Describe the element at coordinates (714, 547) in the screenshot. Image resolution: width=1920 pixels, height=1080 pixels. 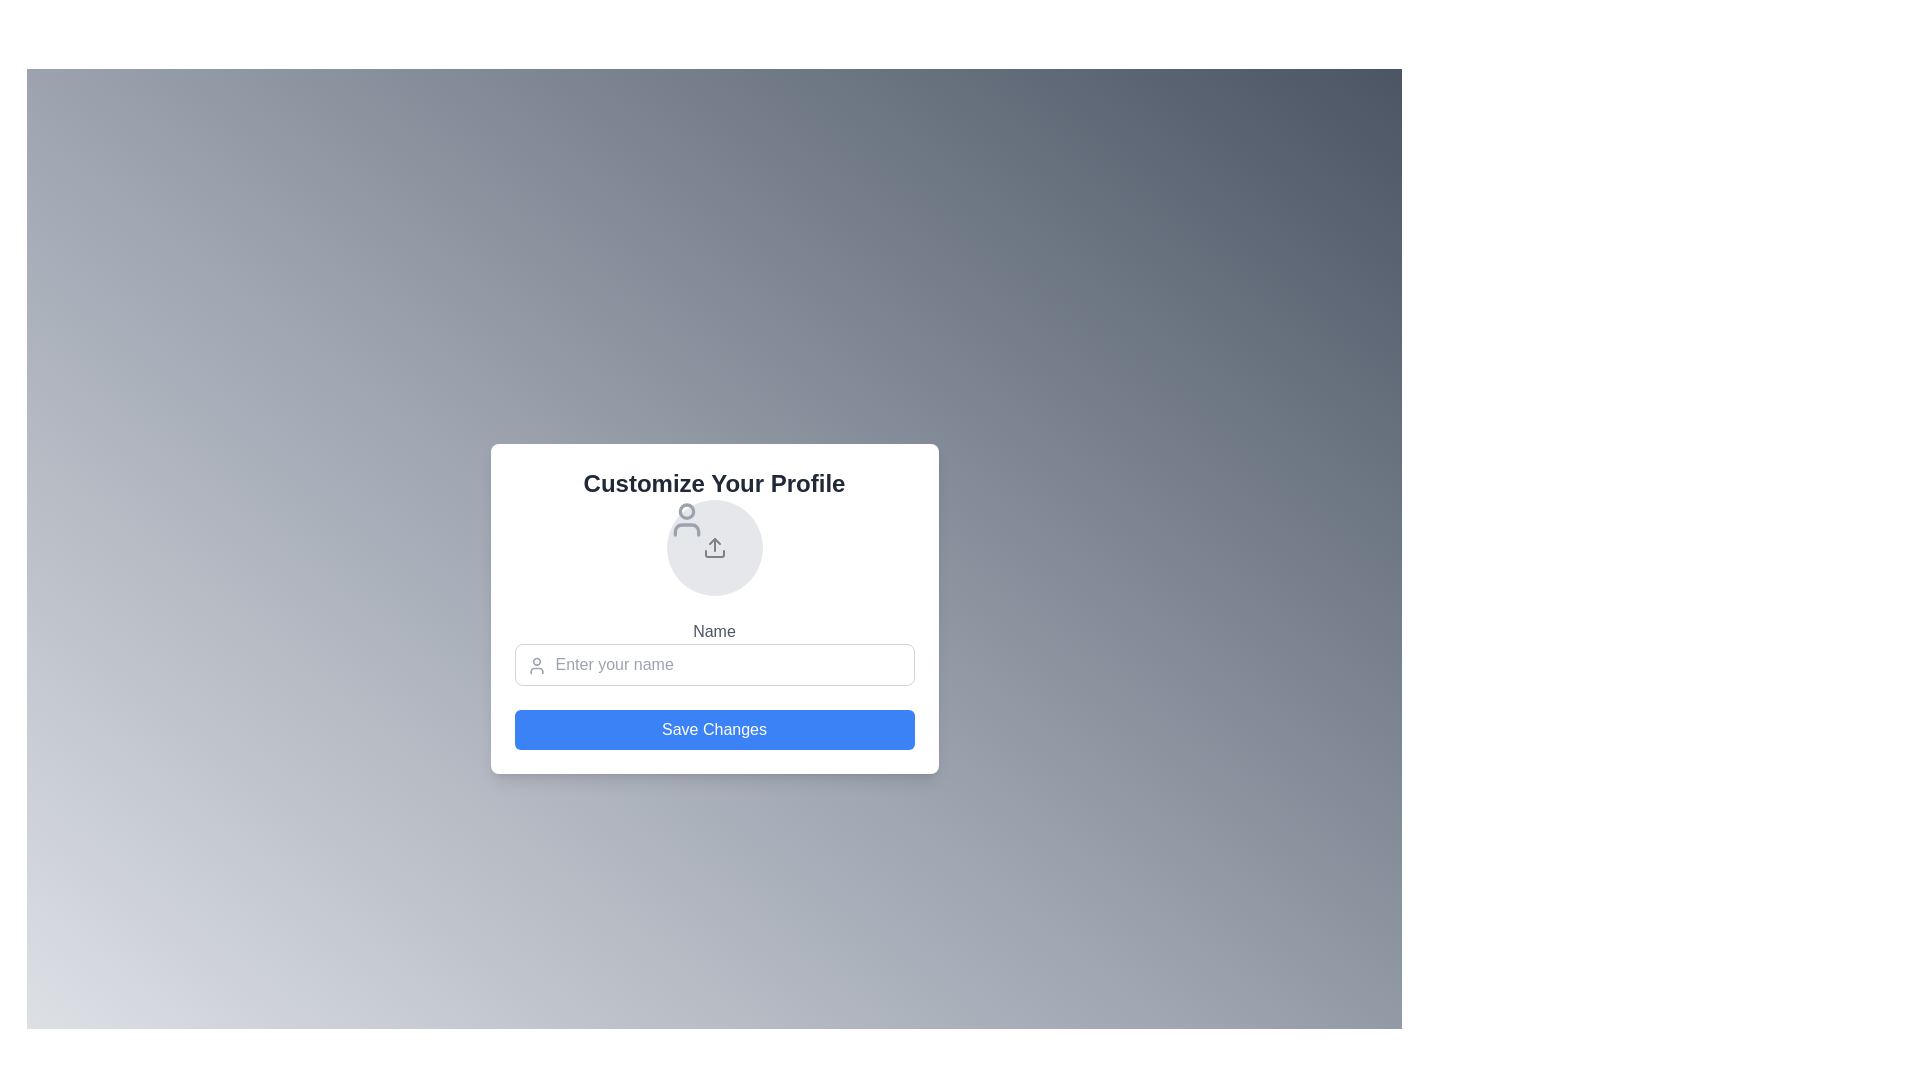
I see `a file from the desktop and drop it onto the circular interactive area for file upload, which is located below the title 'Customize Your Profile' and above the 'Name' input field` at that location.